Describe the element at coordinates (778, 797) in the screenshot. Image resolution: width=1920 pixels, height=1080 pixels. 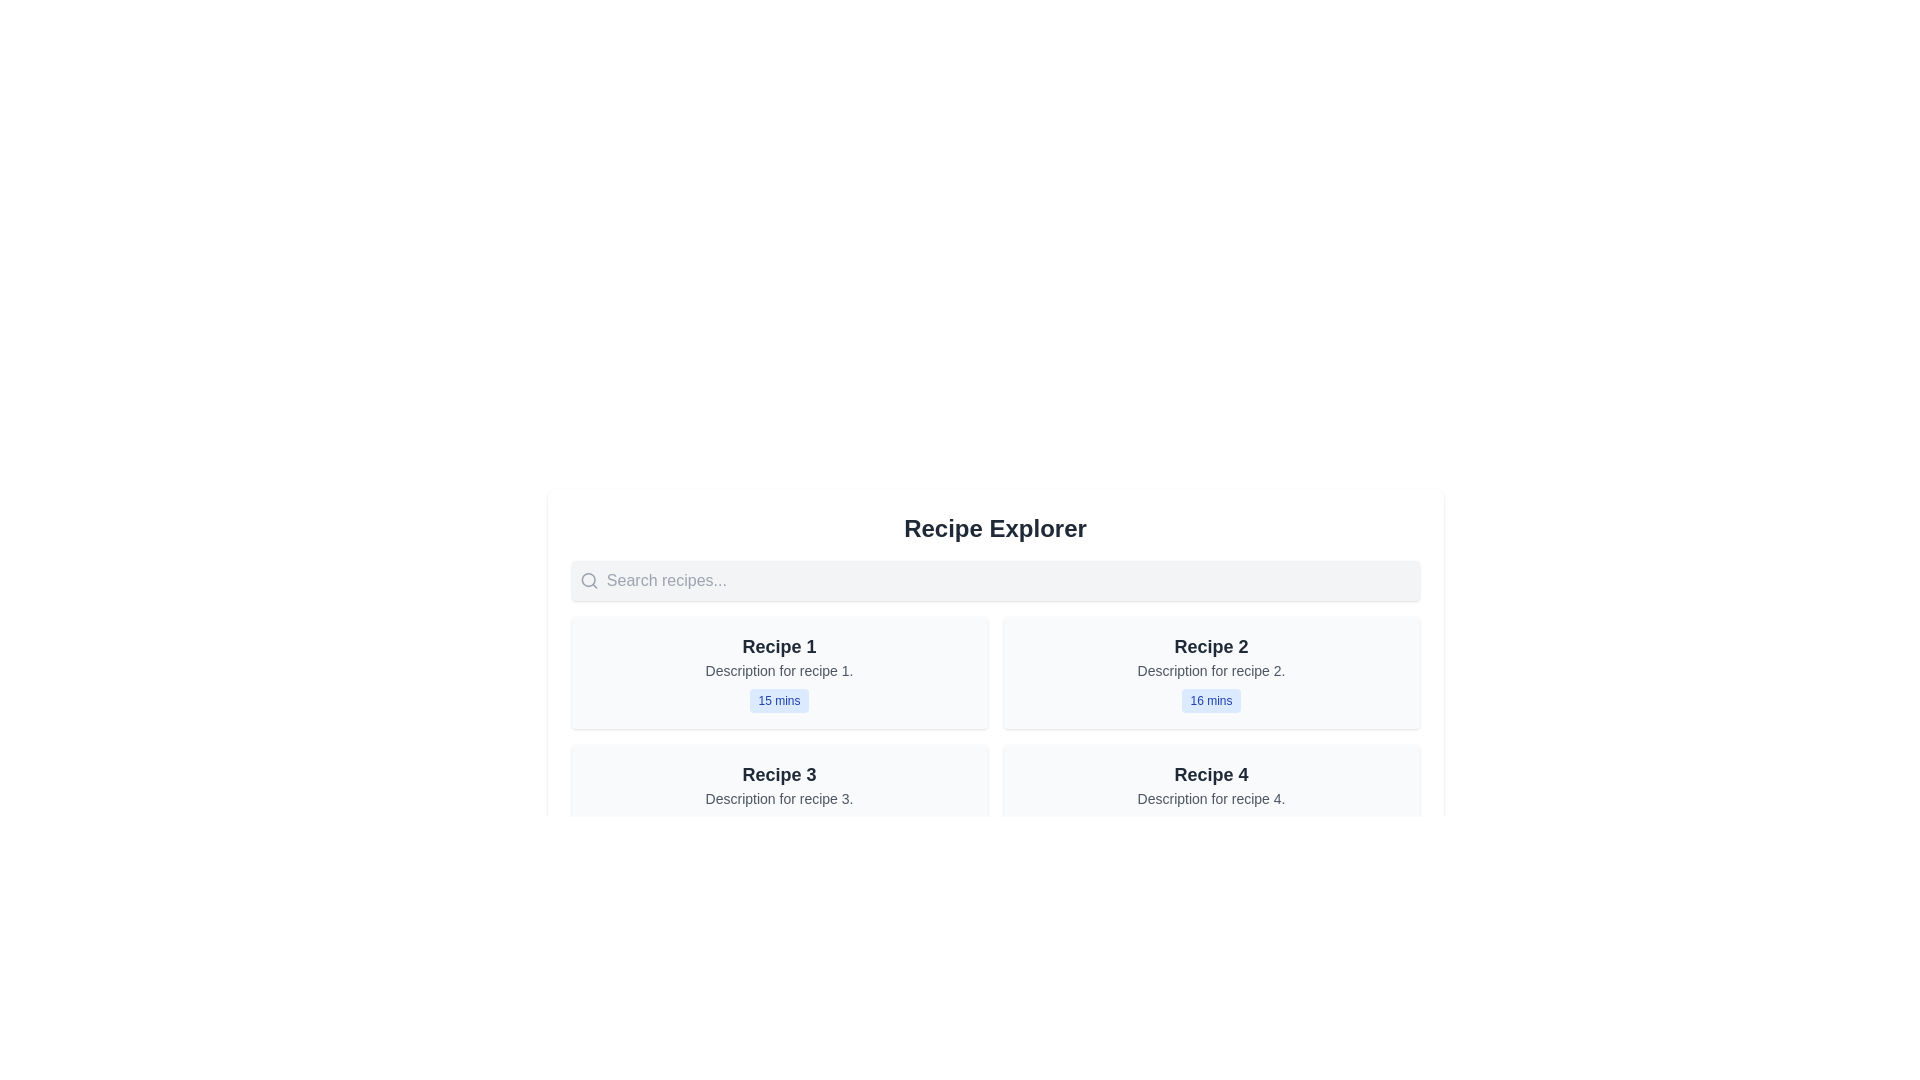
I see `the text block that reads 'Description for recipe 3.', which is styled in small gray font and located below the title 'Recipe 3'` at that location.